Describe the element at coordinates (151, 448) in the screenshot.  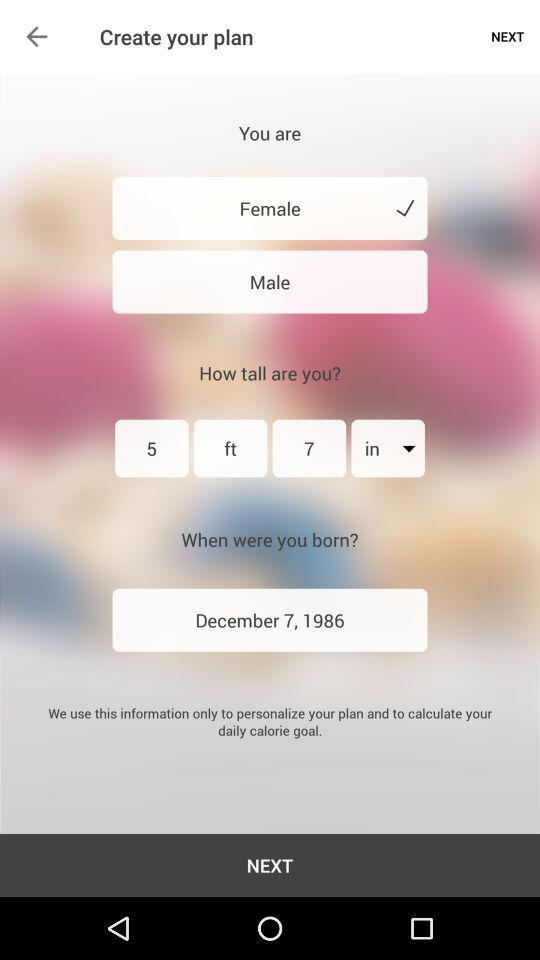
I see `the first text field below the text how tall are you on the web page` at that location.